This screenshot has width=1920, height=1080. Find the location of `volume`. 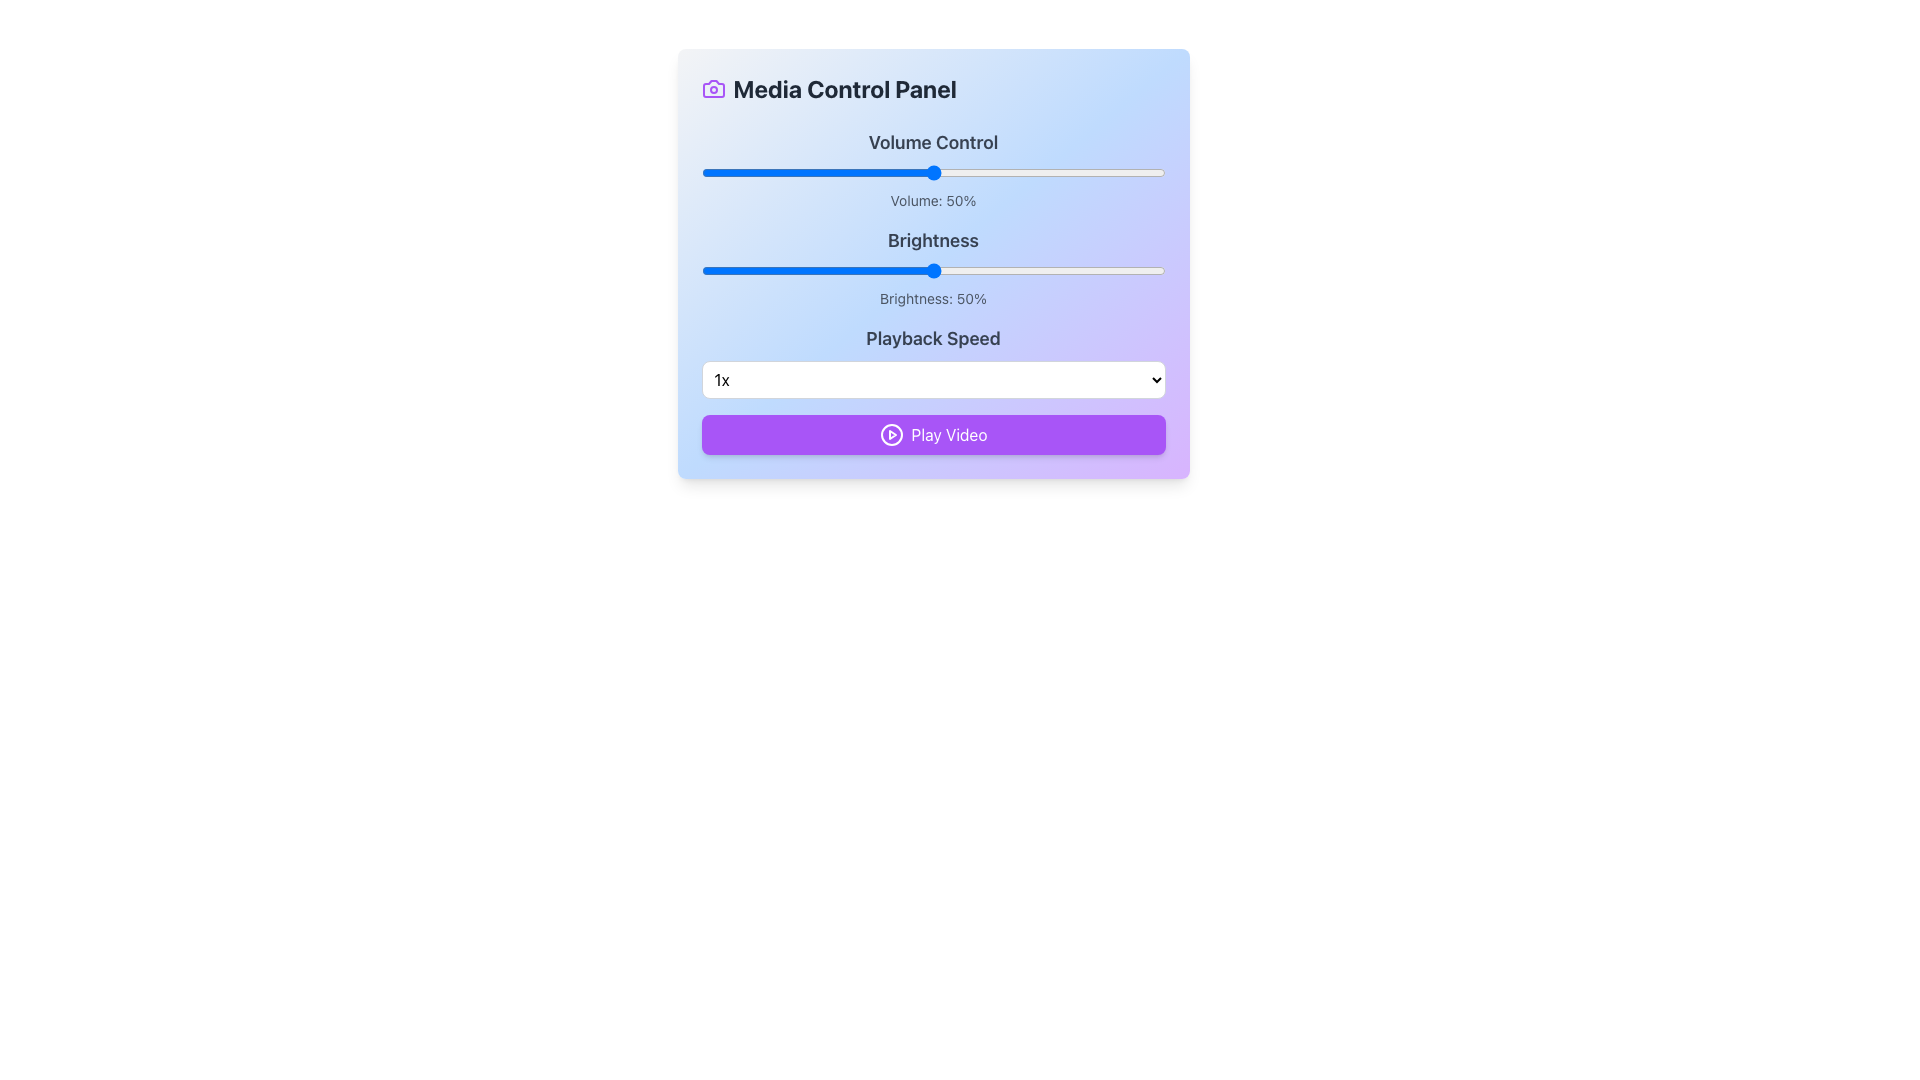

volume is located at coordinates (1048, 172).